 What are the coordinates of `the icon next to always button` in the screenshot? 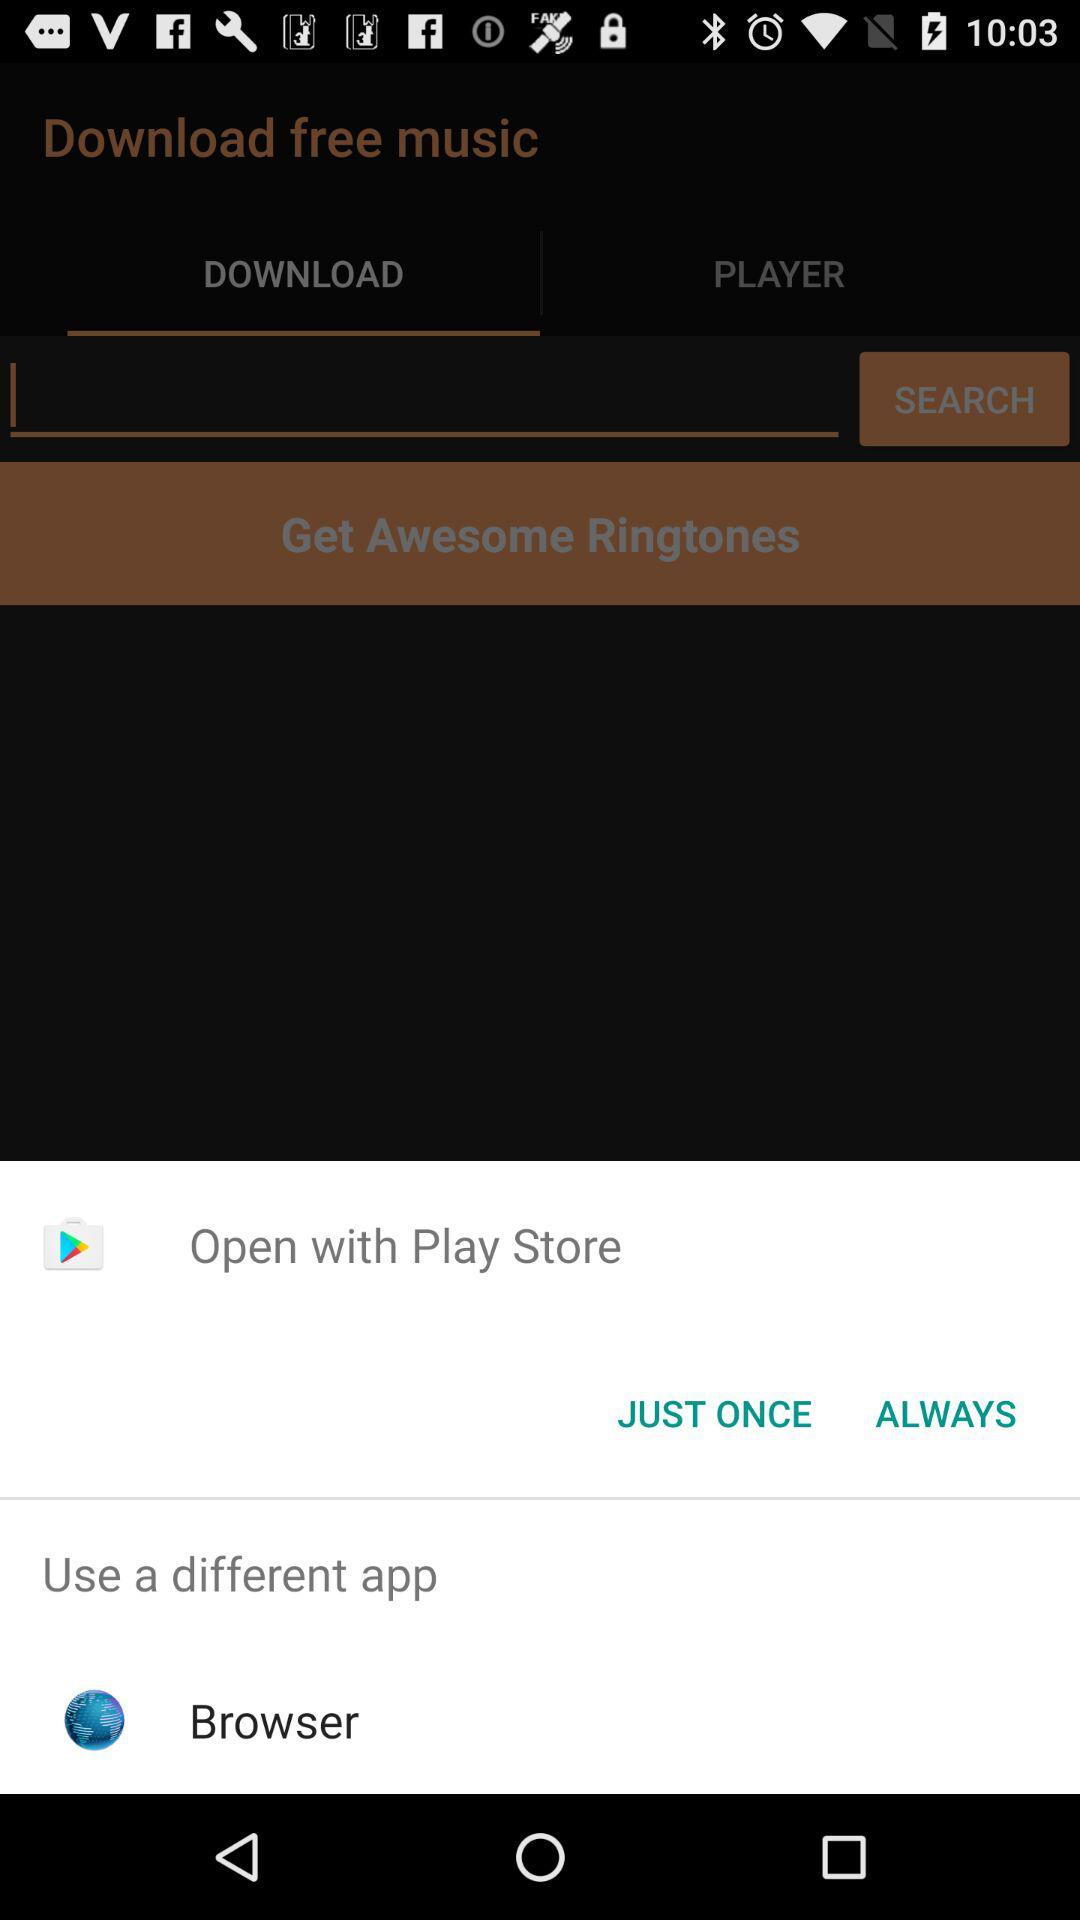 It's located at (713, 1411).